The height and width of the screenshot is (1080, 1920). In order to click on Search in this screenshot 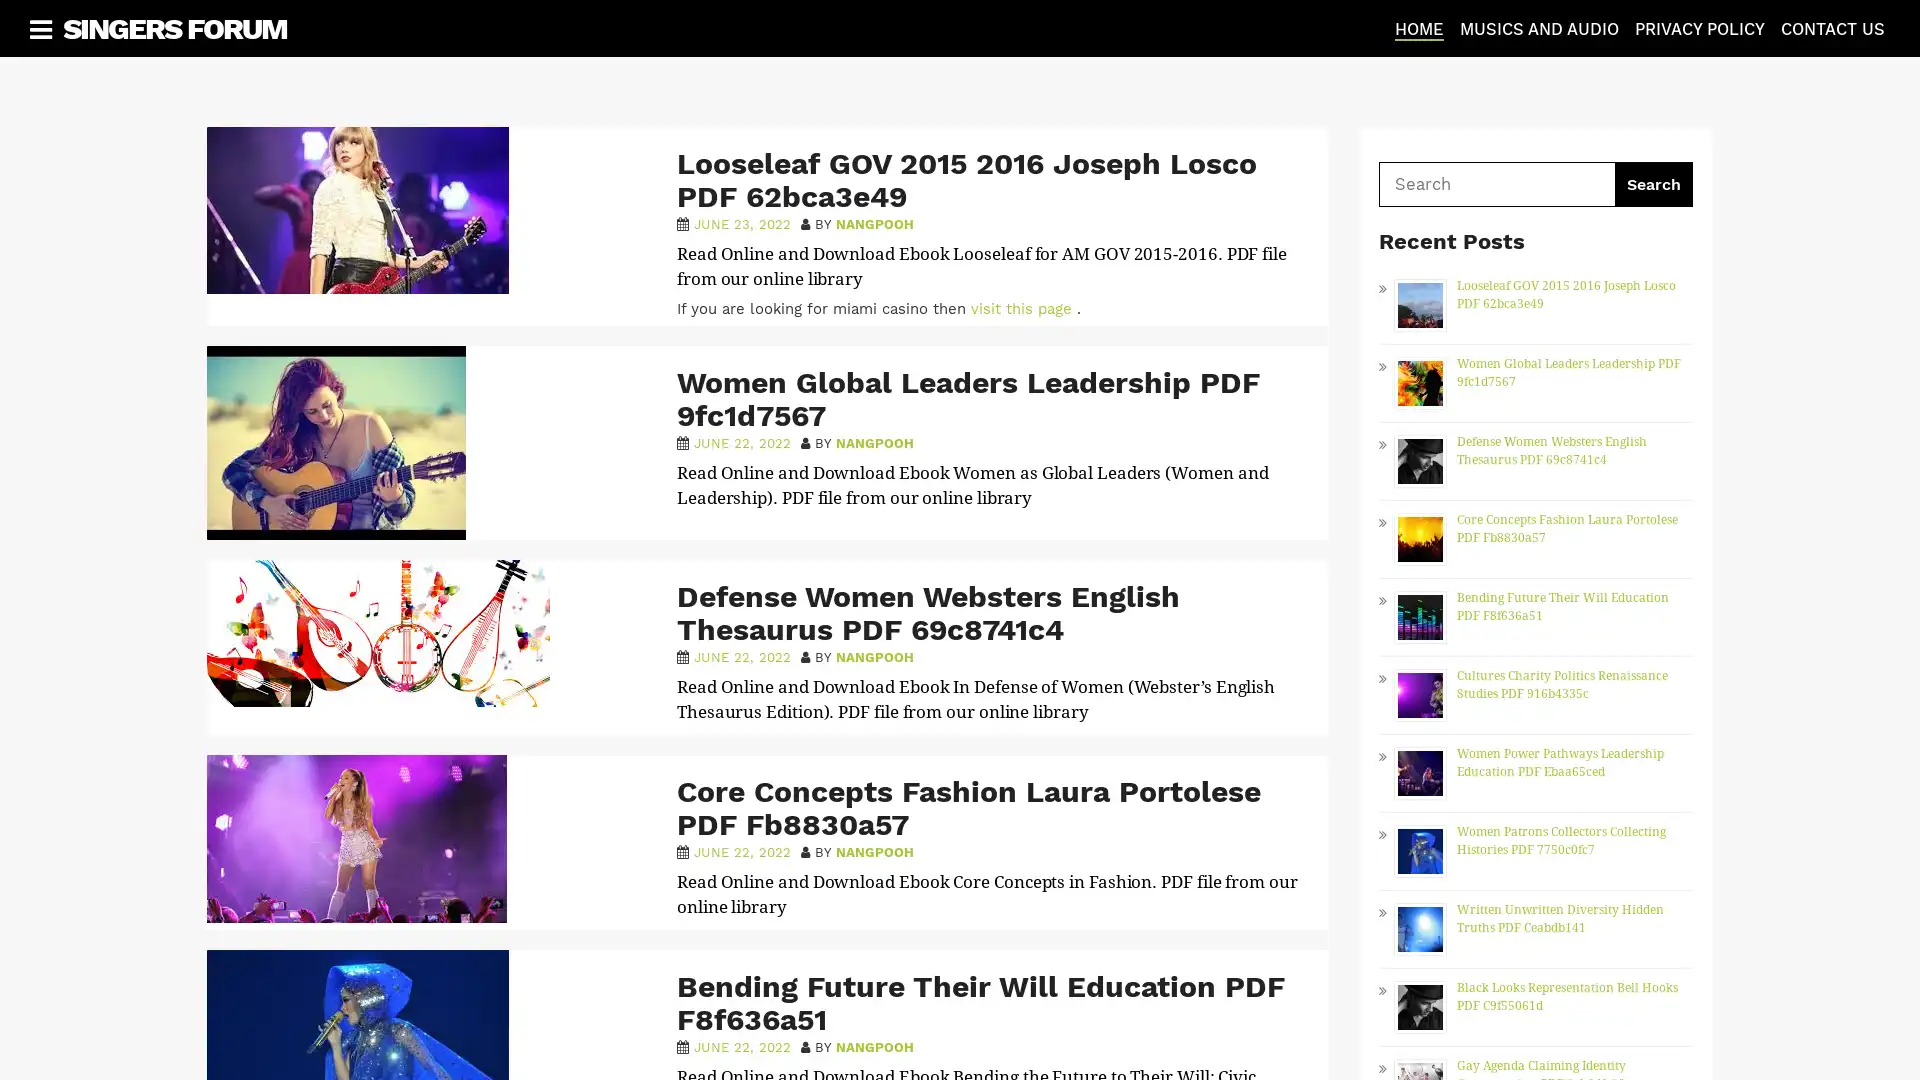, I will do `click(1653, 184)`.